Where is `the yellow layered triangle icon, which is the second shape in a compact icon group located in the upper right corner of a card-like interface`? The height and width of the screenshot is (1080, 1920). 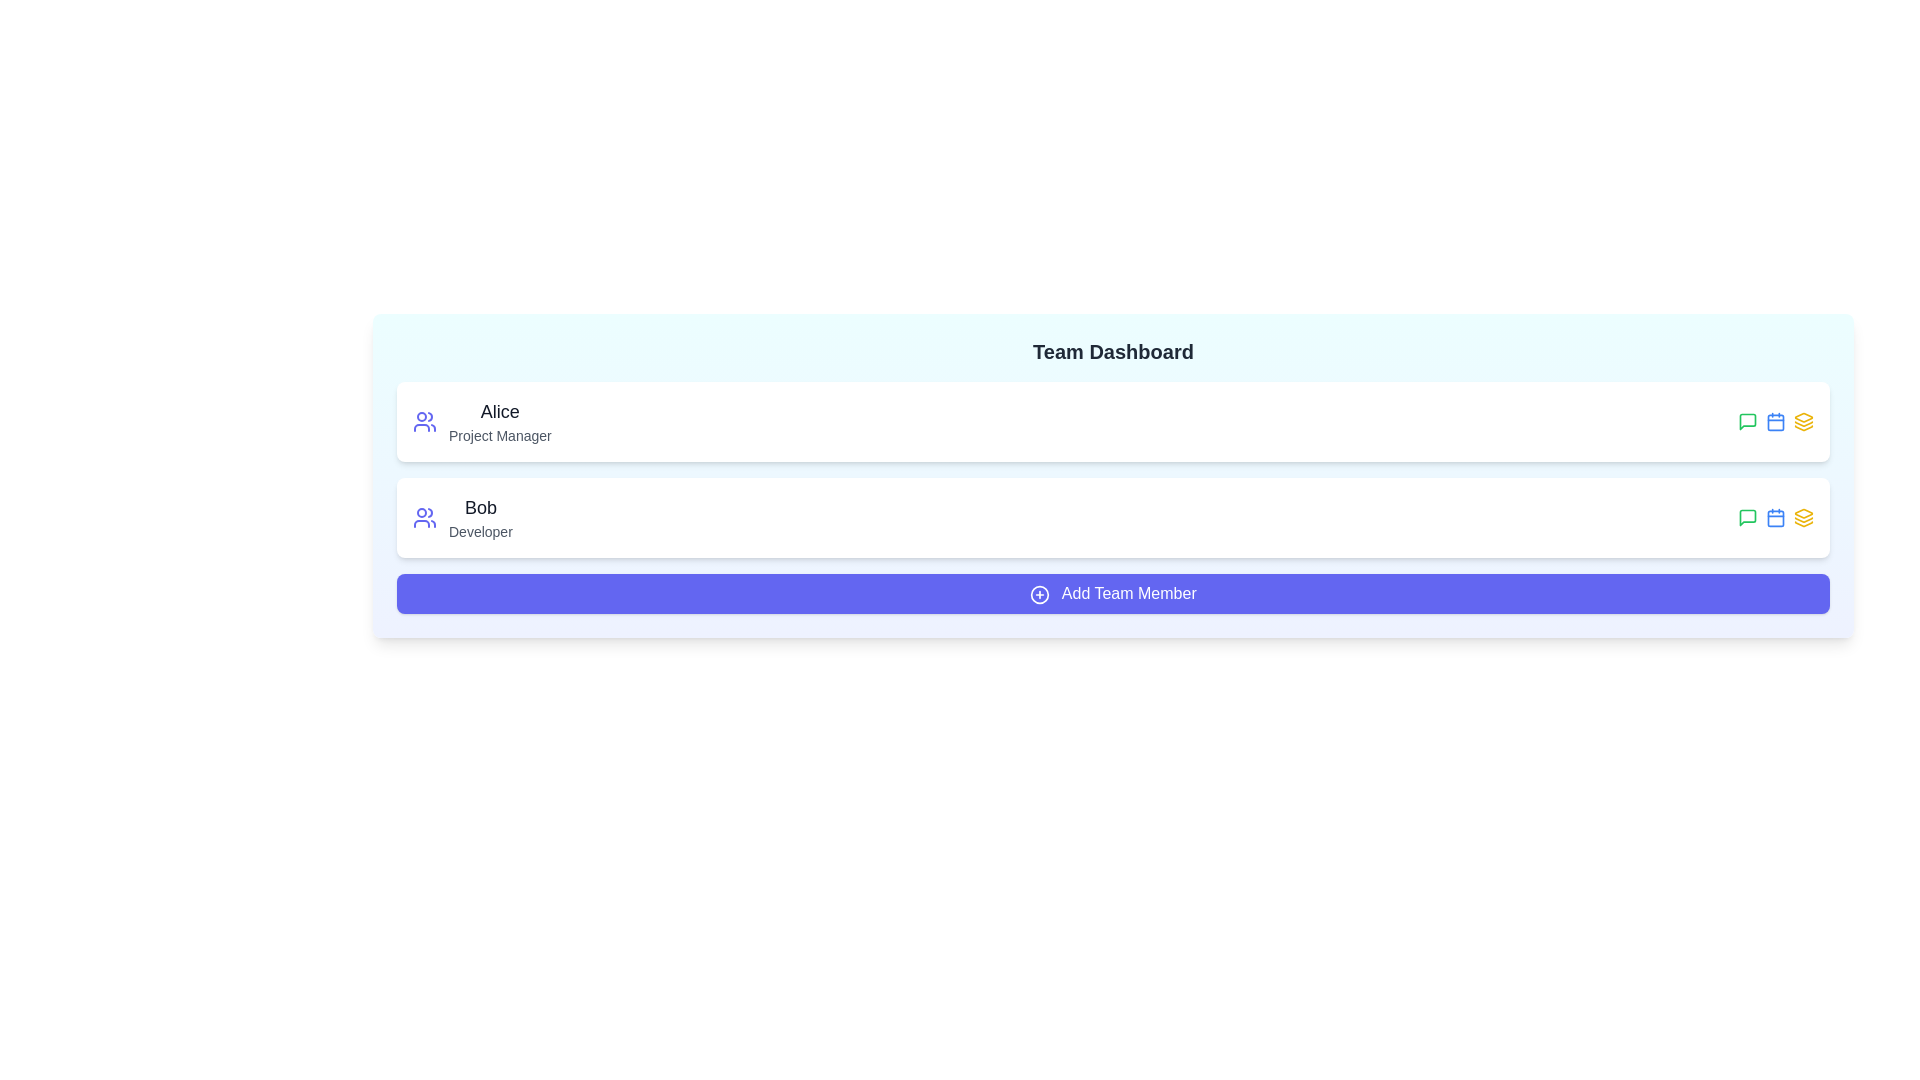 the yellow layered triangle icon, which is the second shape in a compact icon group located in the upper right corner of a card-like interface is located at coordinates (1804, 423).